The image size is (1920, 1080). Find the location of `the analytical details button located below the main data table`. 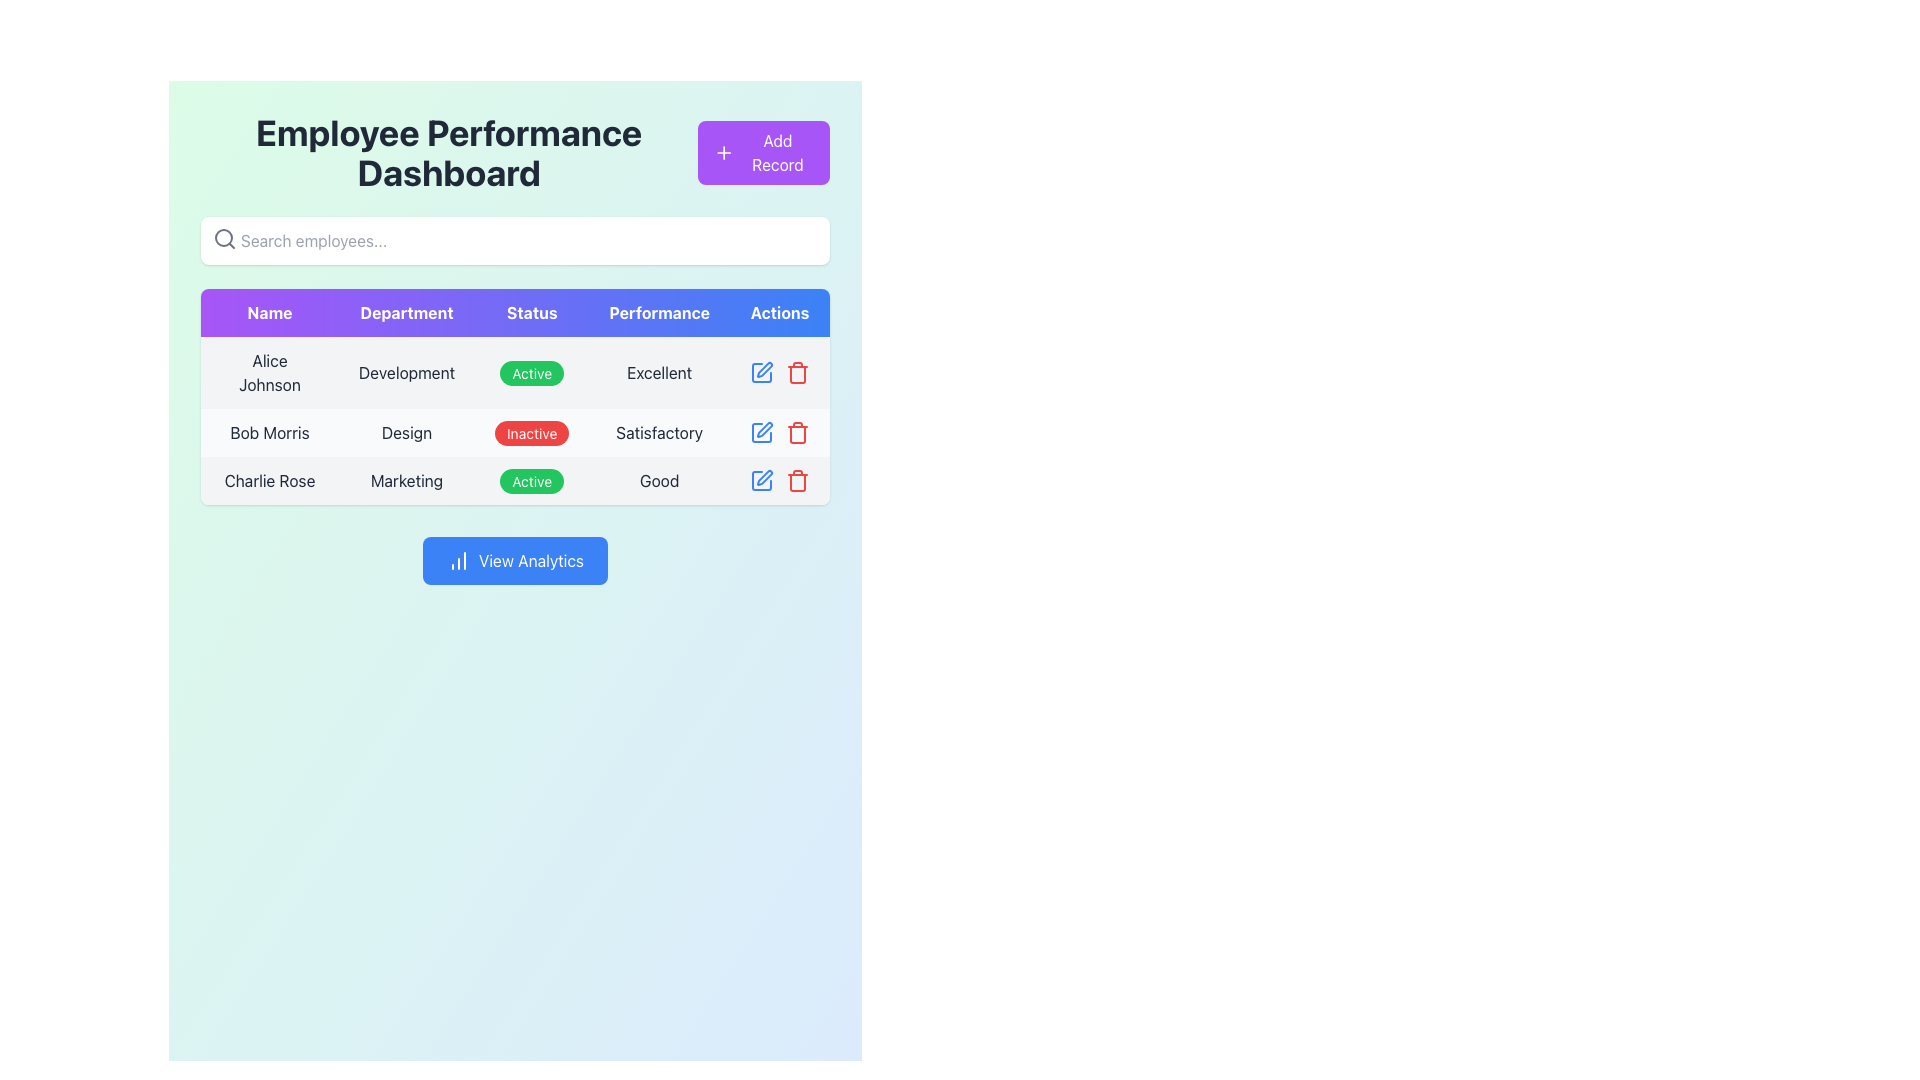

the analytical details button located below the main data table is located at coordinates (515, 560).